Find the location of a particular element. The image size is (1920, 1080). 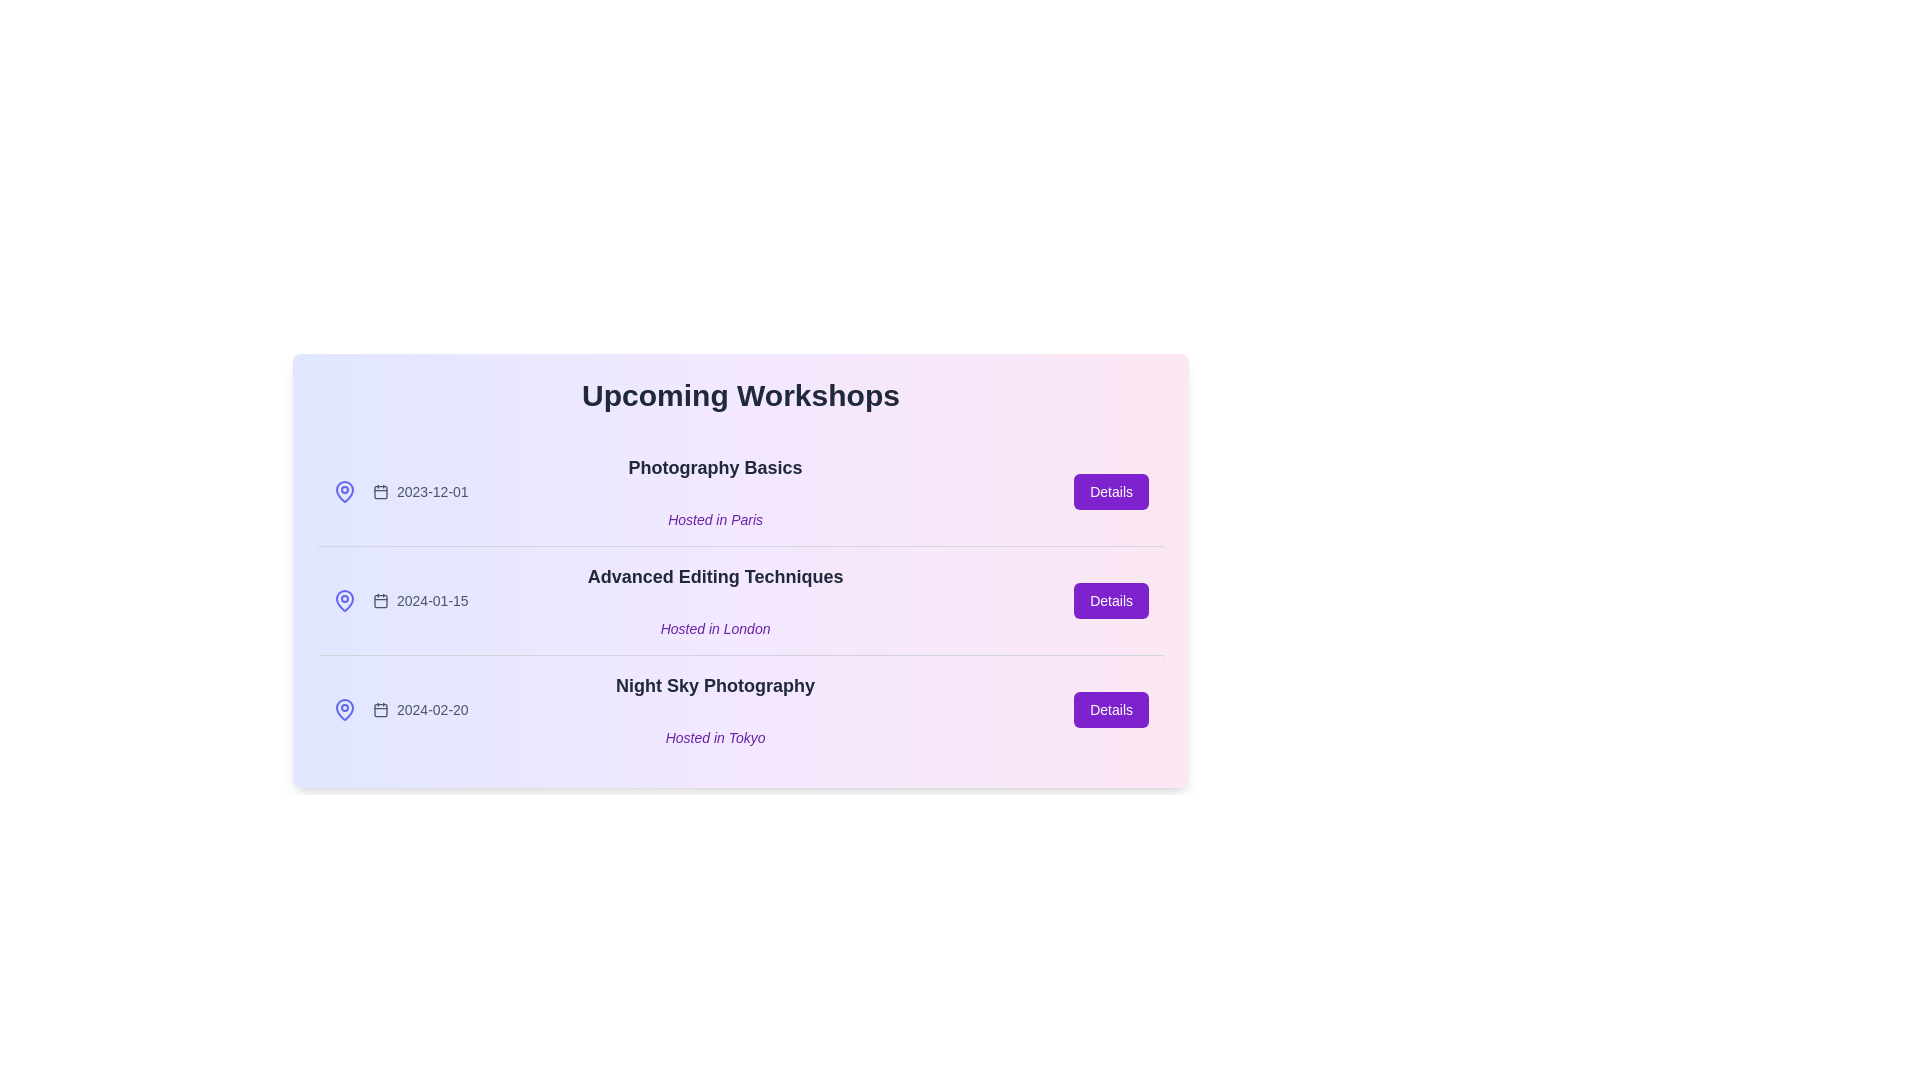

the workshop item corresponding to Night Sky Photography is located at coordinates (739, 708).